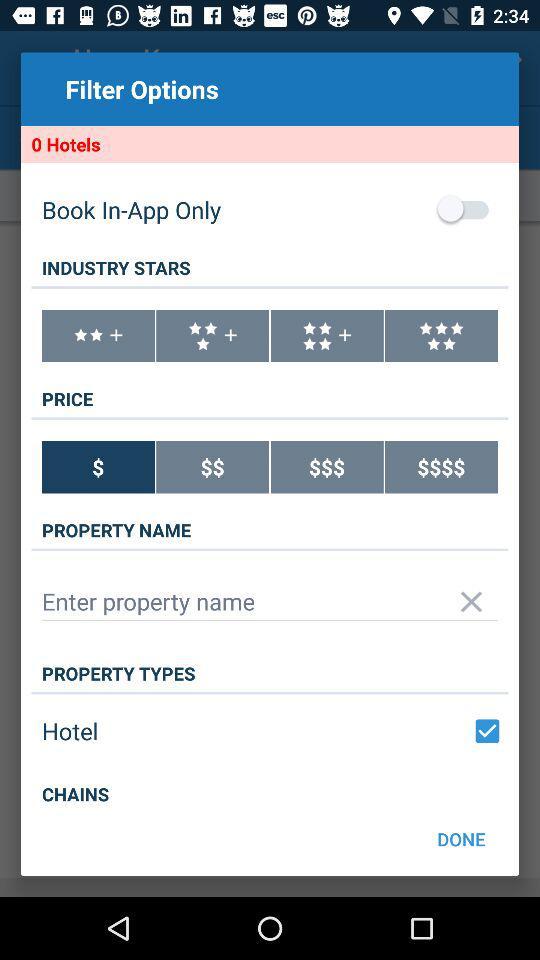 This screenshot has height=960, width=540. What do you see at coordinates (486, 730) in the screenshot?
I see `check hotels` at bounding box center [486, 730].